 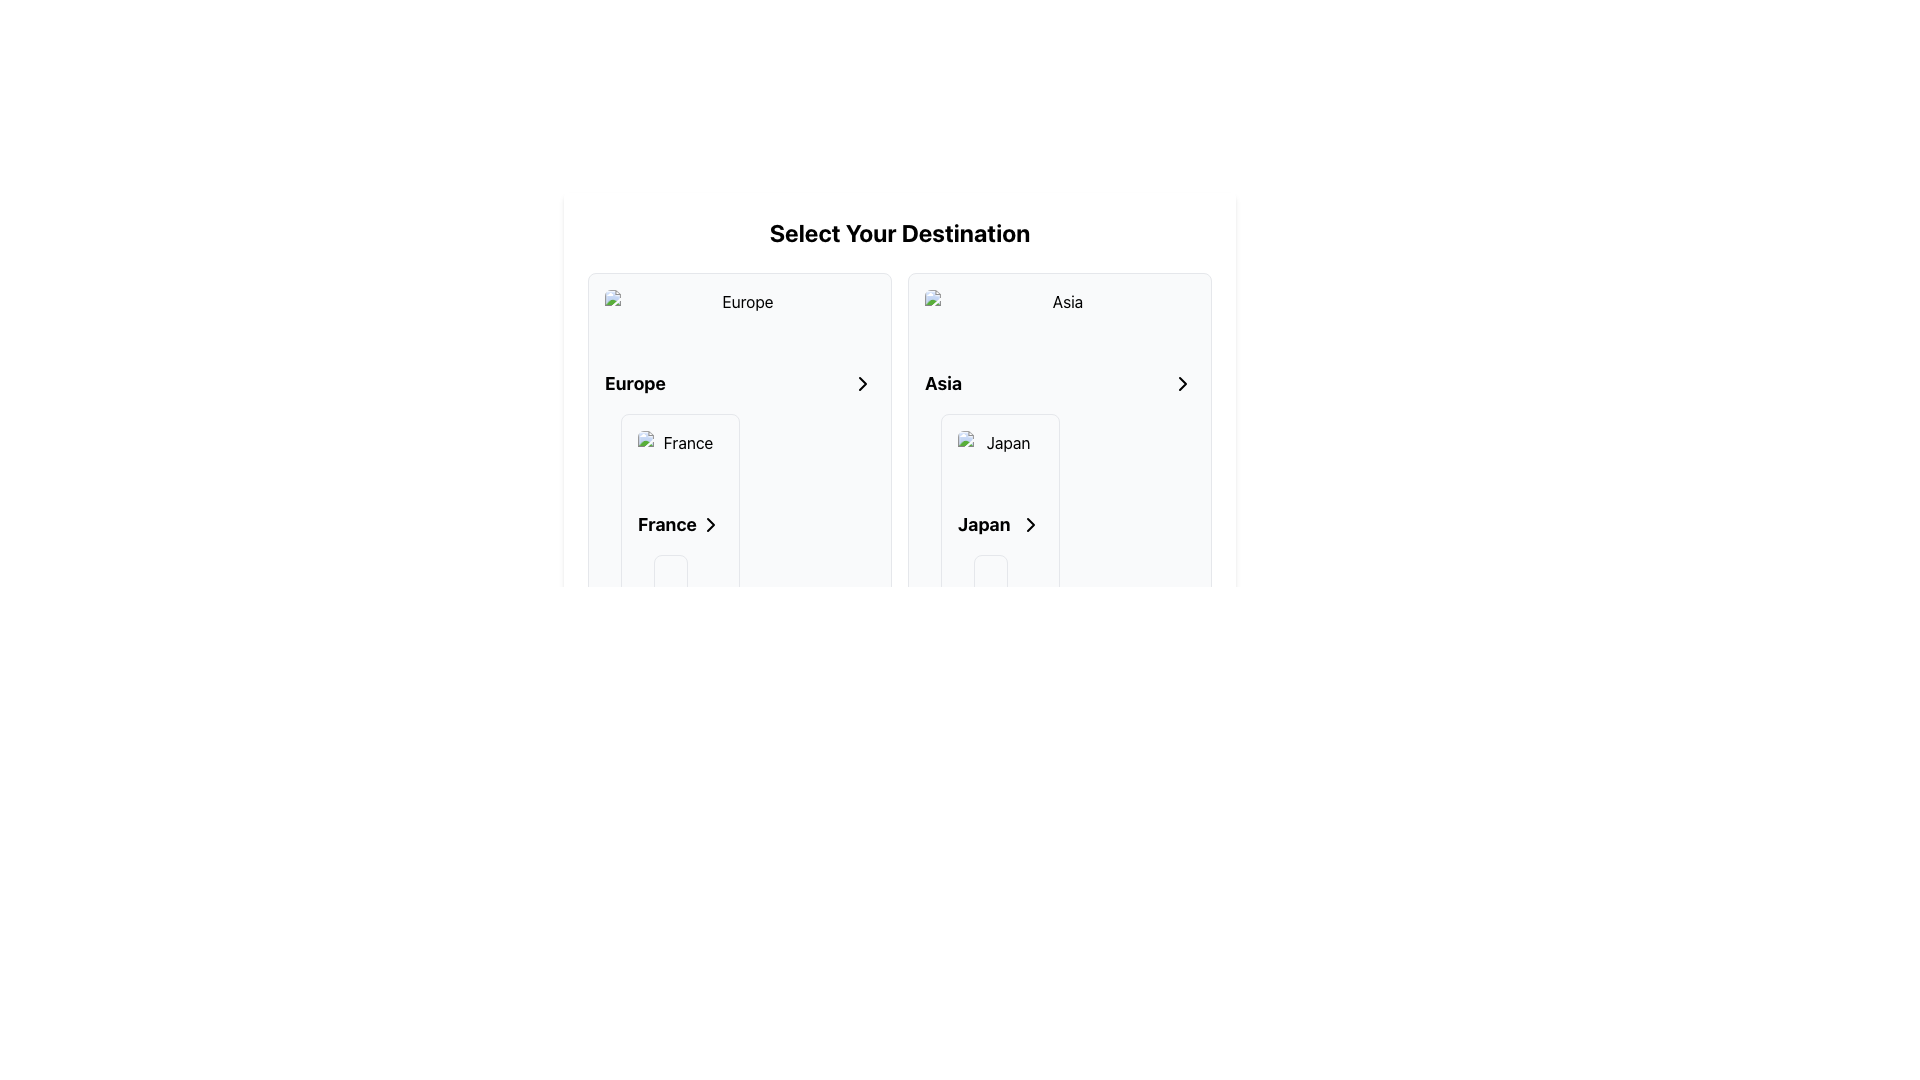 What do you see at coordinates (1000, 523) in the screenshot?
I see `the horizontal layout element containing text and icon for the 'Japan' destination` at bounding box center [1000, 523].